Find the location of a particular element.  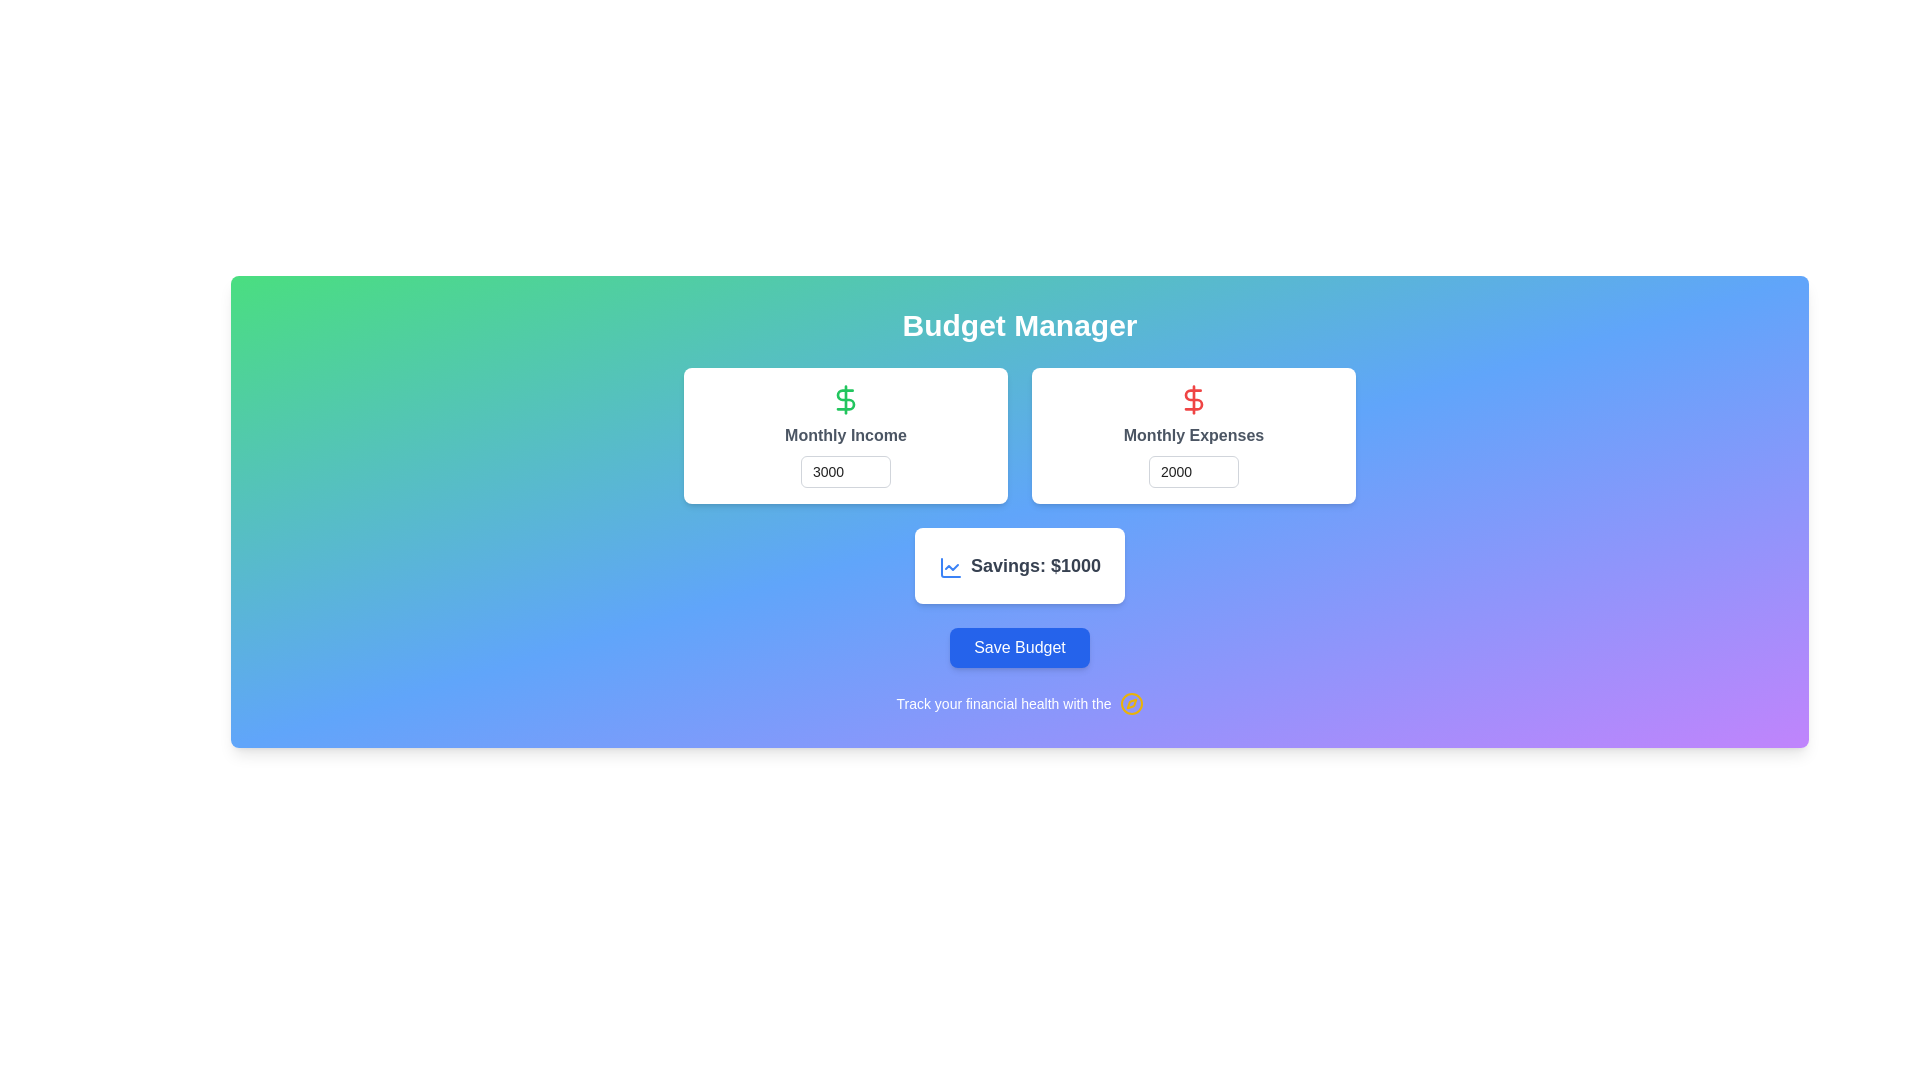

the circular graphic element within the SVG compass illustration located in the bottom-right section of the interface is located at coordinates (1131, 703).